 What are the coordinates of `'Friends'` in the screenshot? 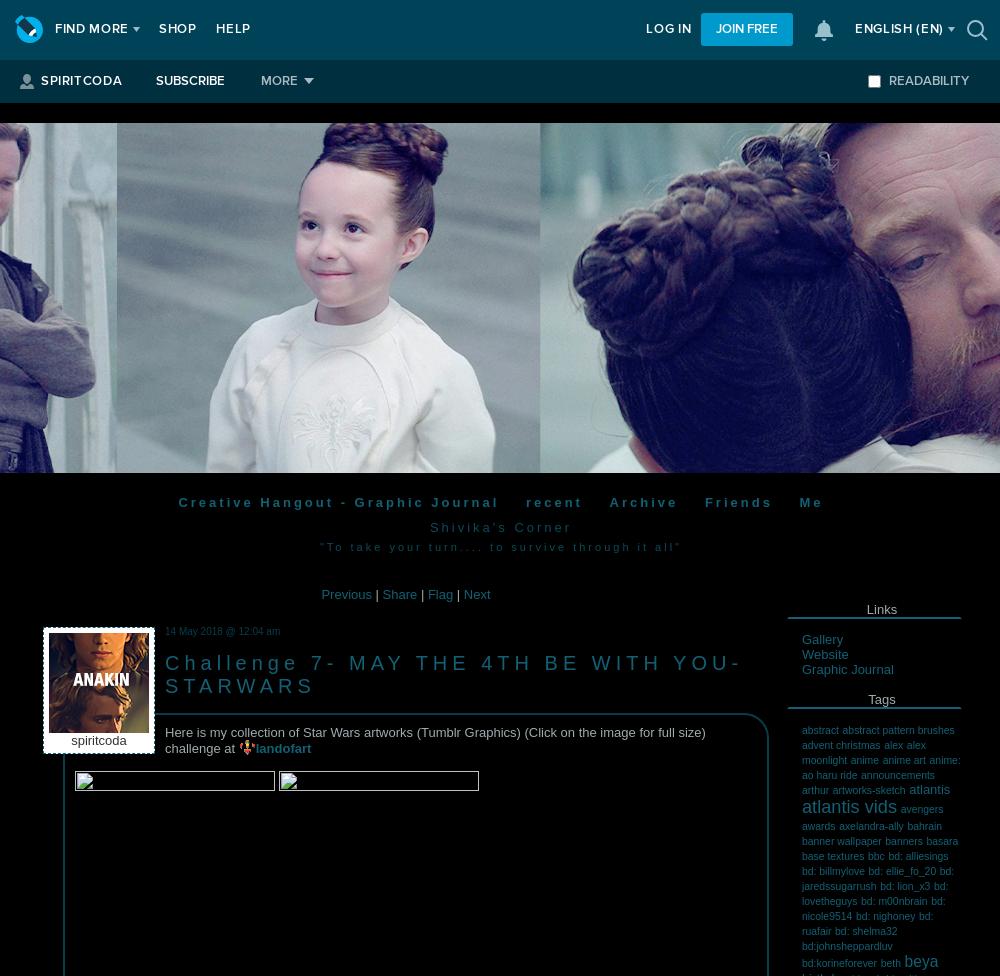 It's located at (737, 502).